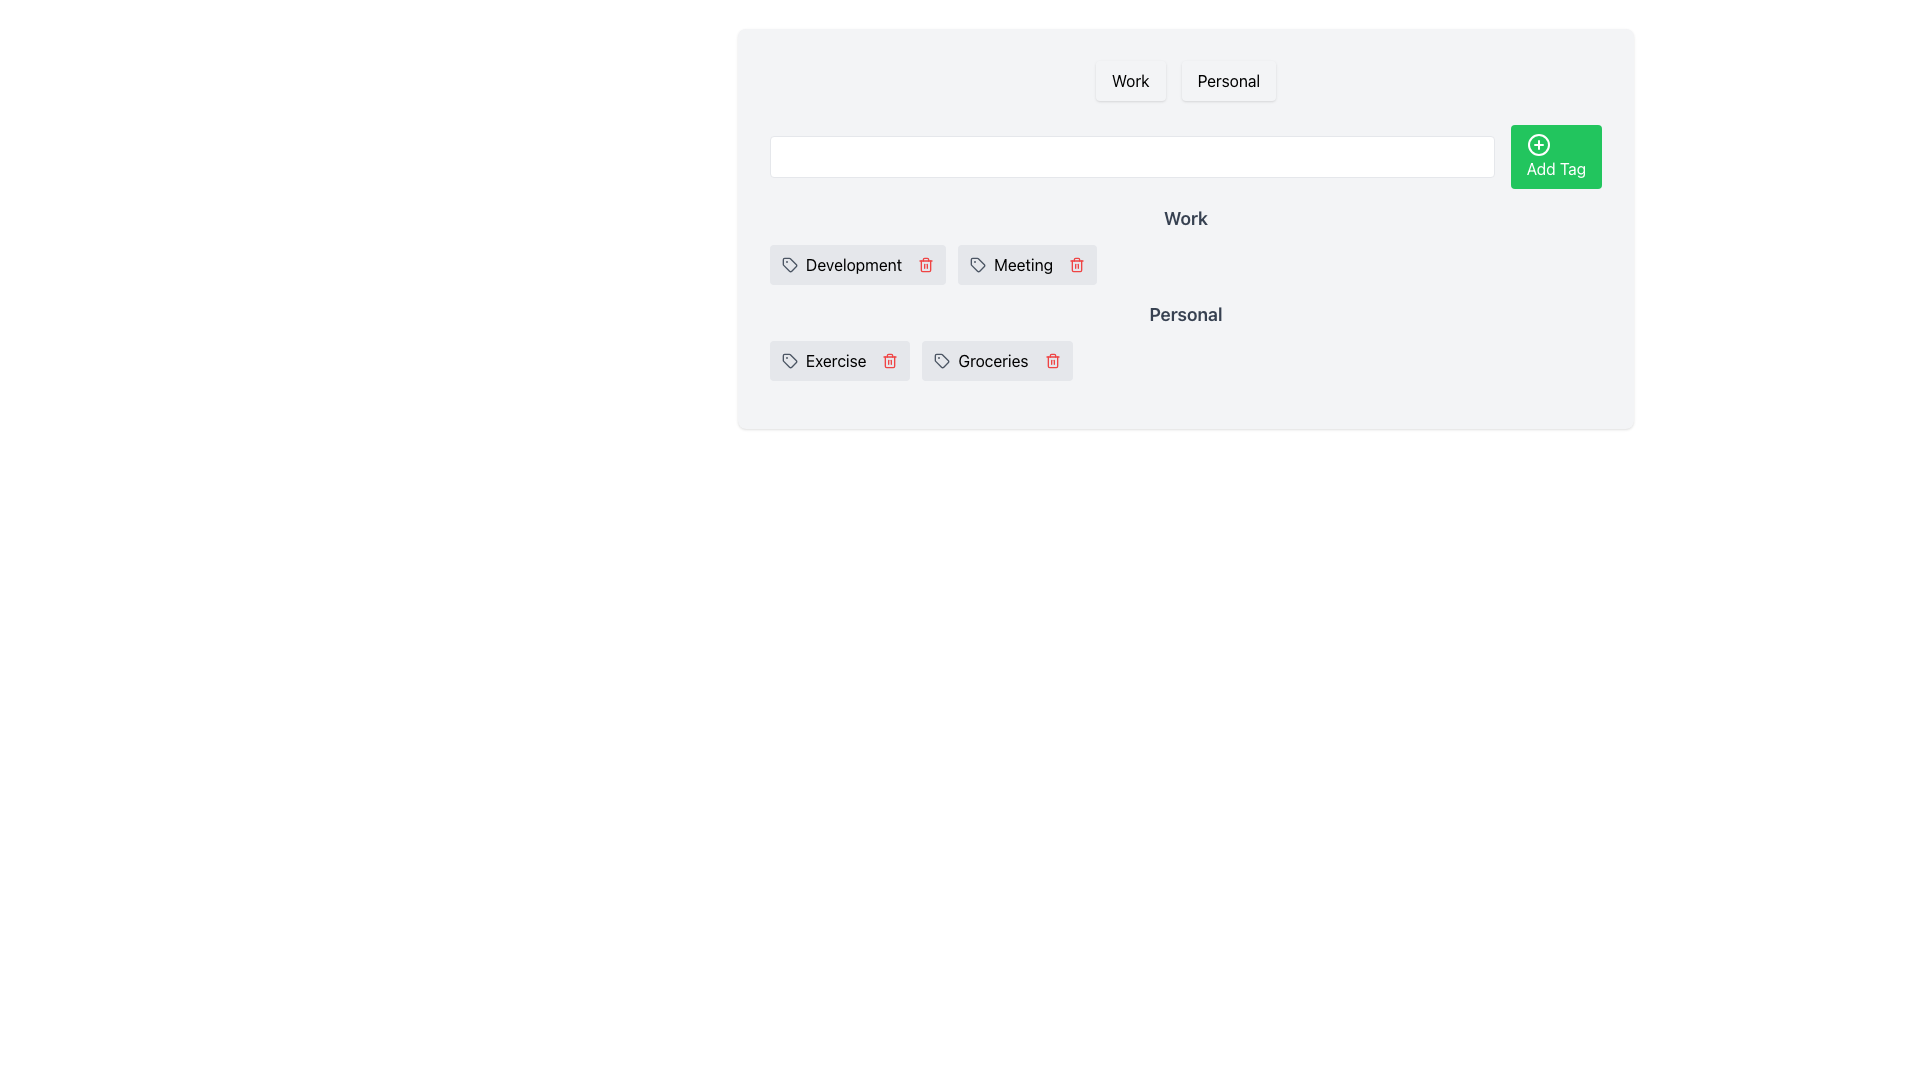  I want to click on the decorative or functional icon within the 'Add Tag' button, located to the right of the input field, so click(1537, 144).